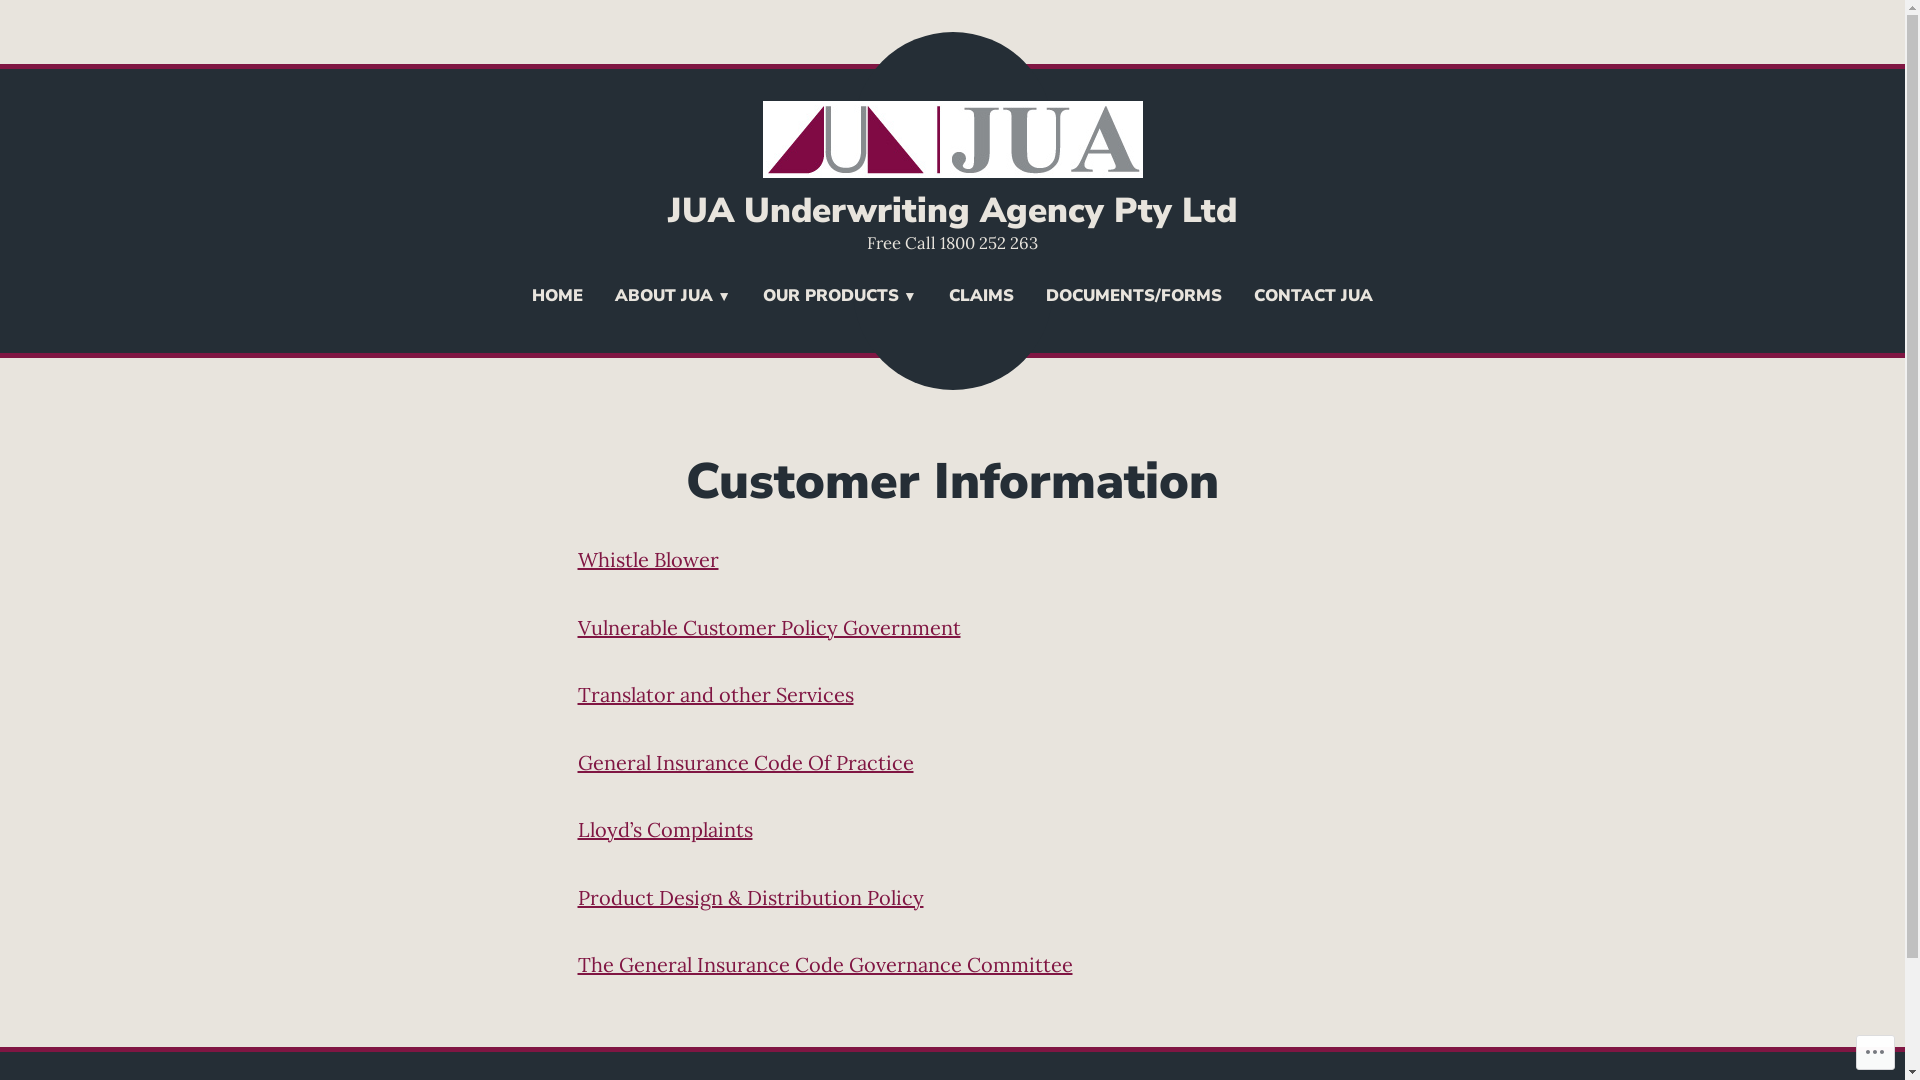  What do you see at coordinates (744, 762) in the screenshot?
I see `'General Insurance Code Of Practice'` at bounding box center [744, 762].